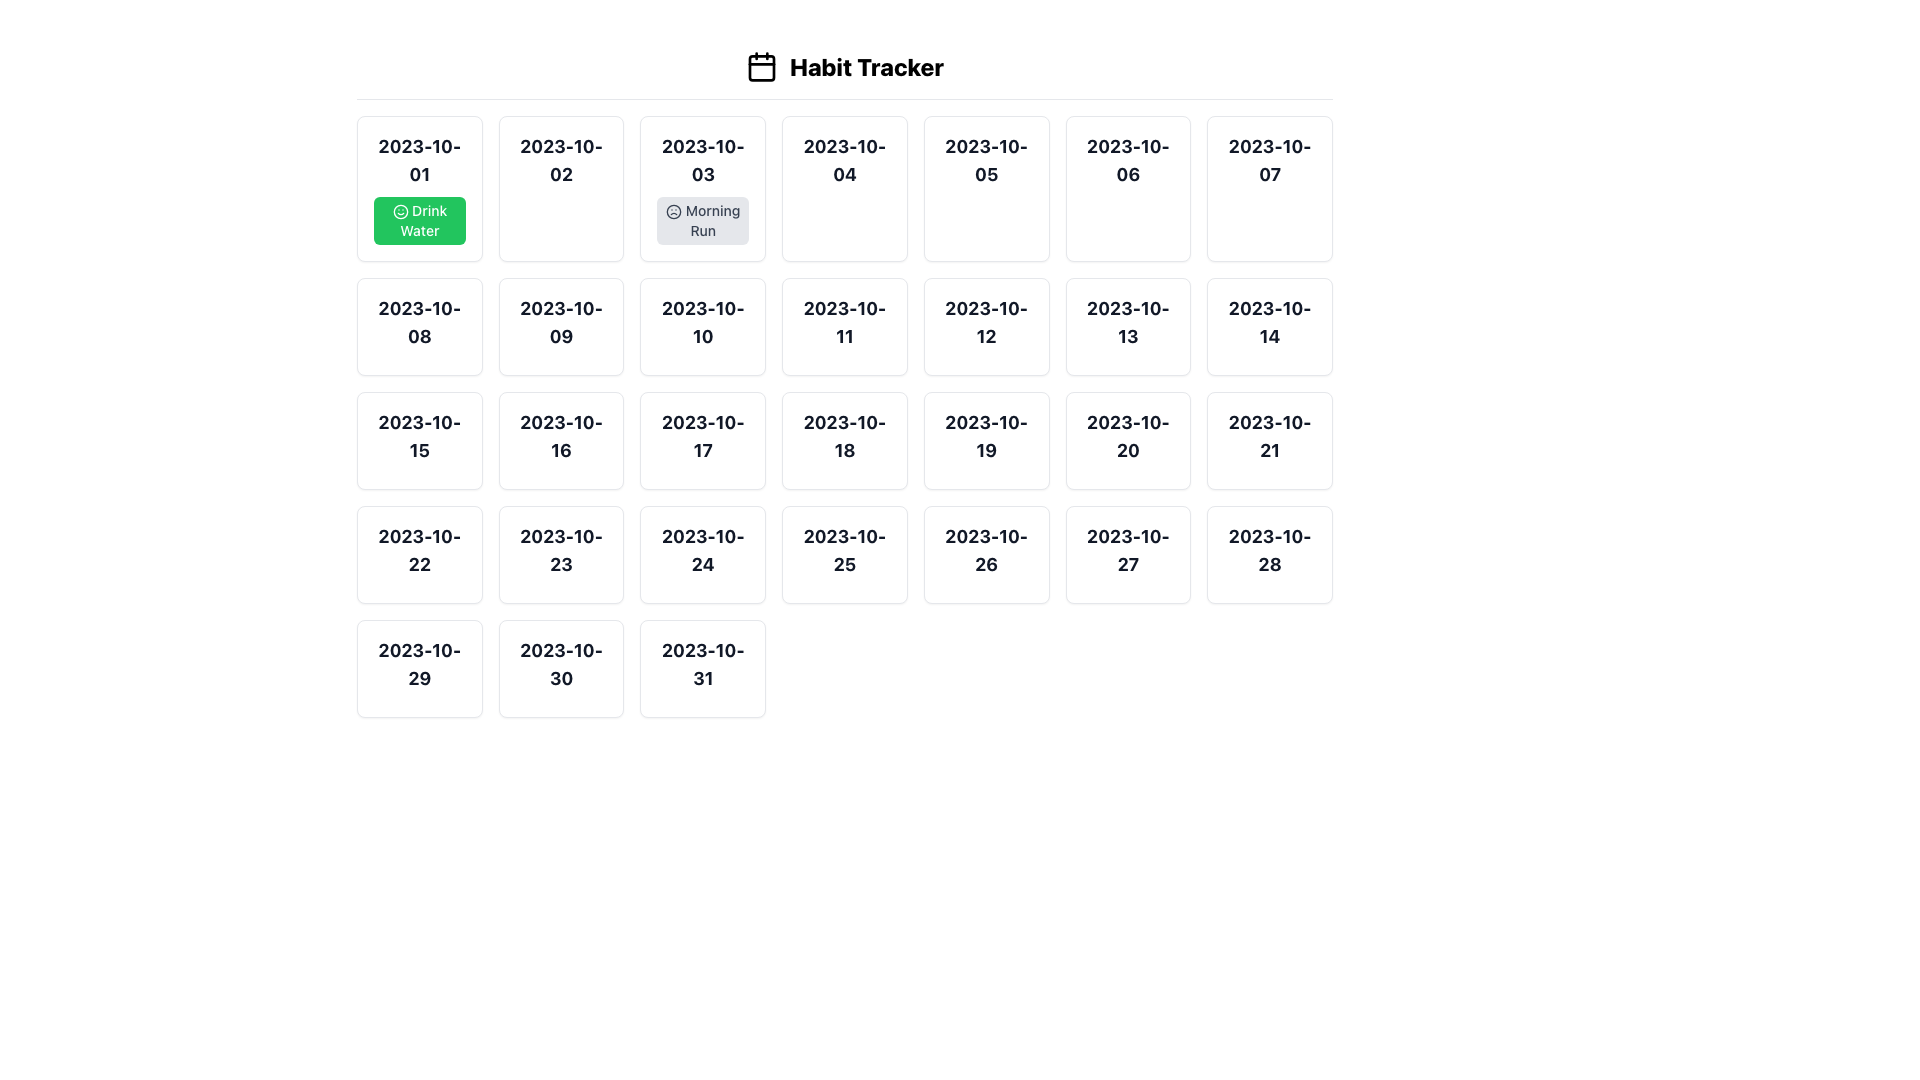  What do you see at coordinates (418, 664) in the screenshot?
I see `the Text Label indicating the date October 29, 2023, located in the bottom-left group of the calendar grid` at bounding box center [418, 664].